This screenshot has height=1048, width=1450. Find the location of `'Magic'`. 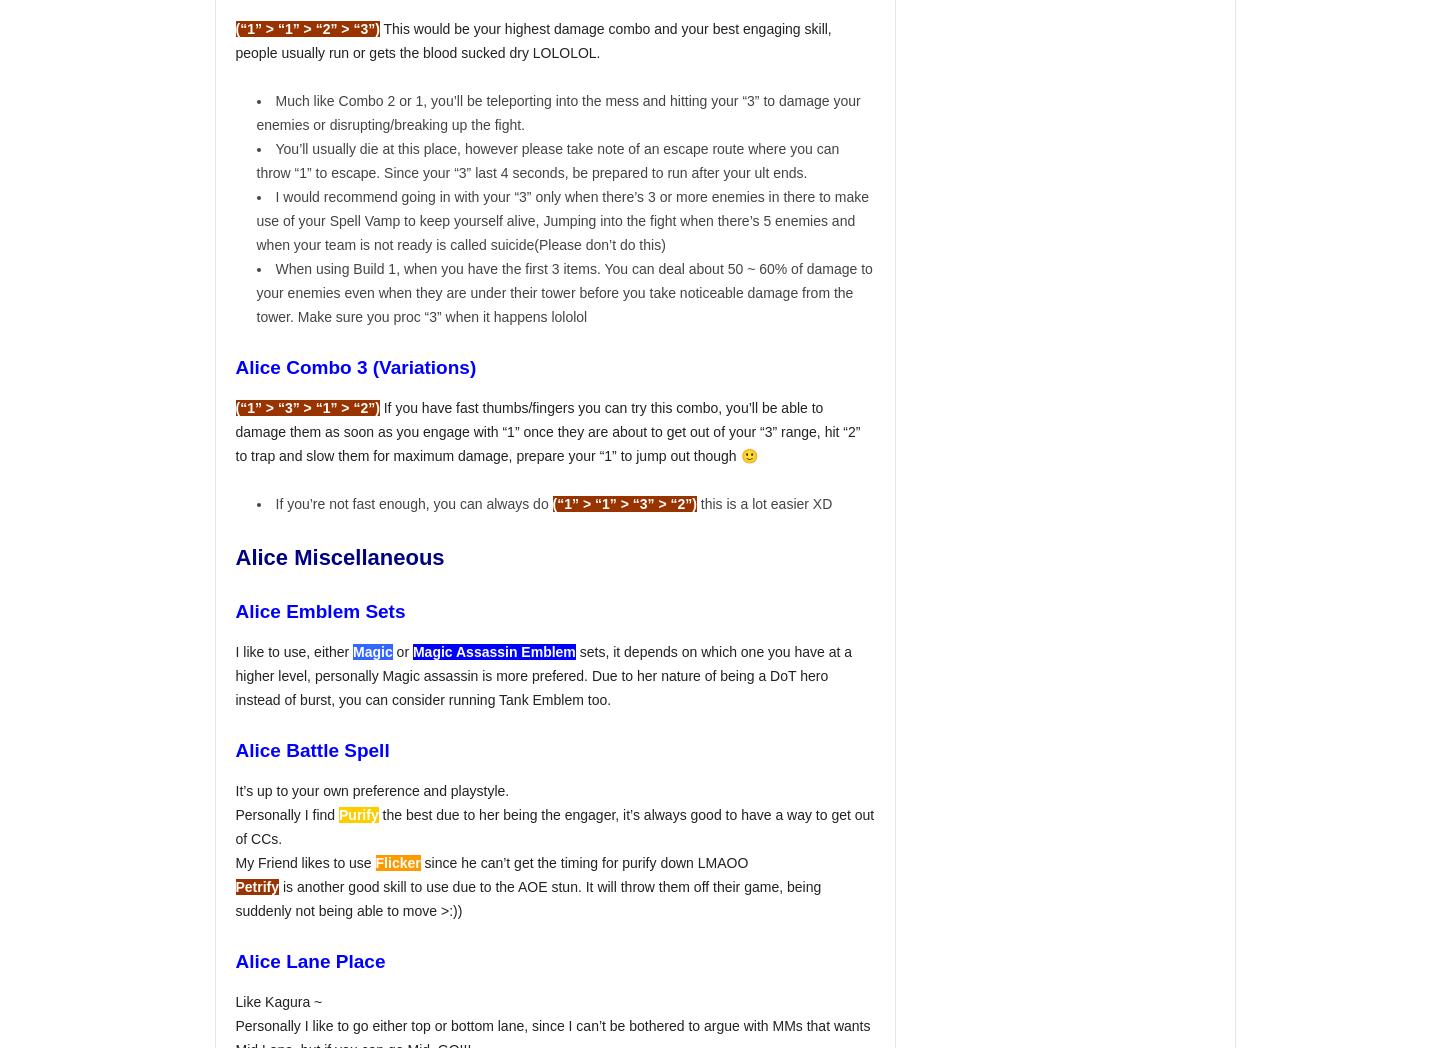

'Magic' is located at coordinates (371, 650).